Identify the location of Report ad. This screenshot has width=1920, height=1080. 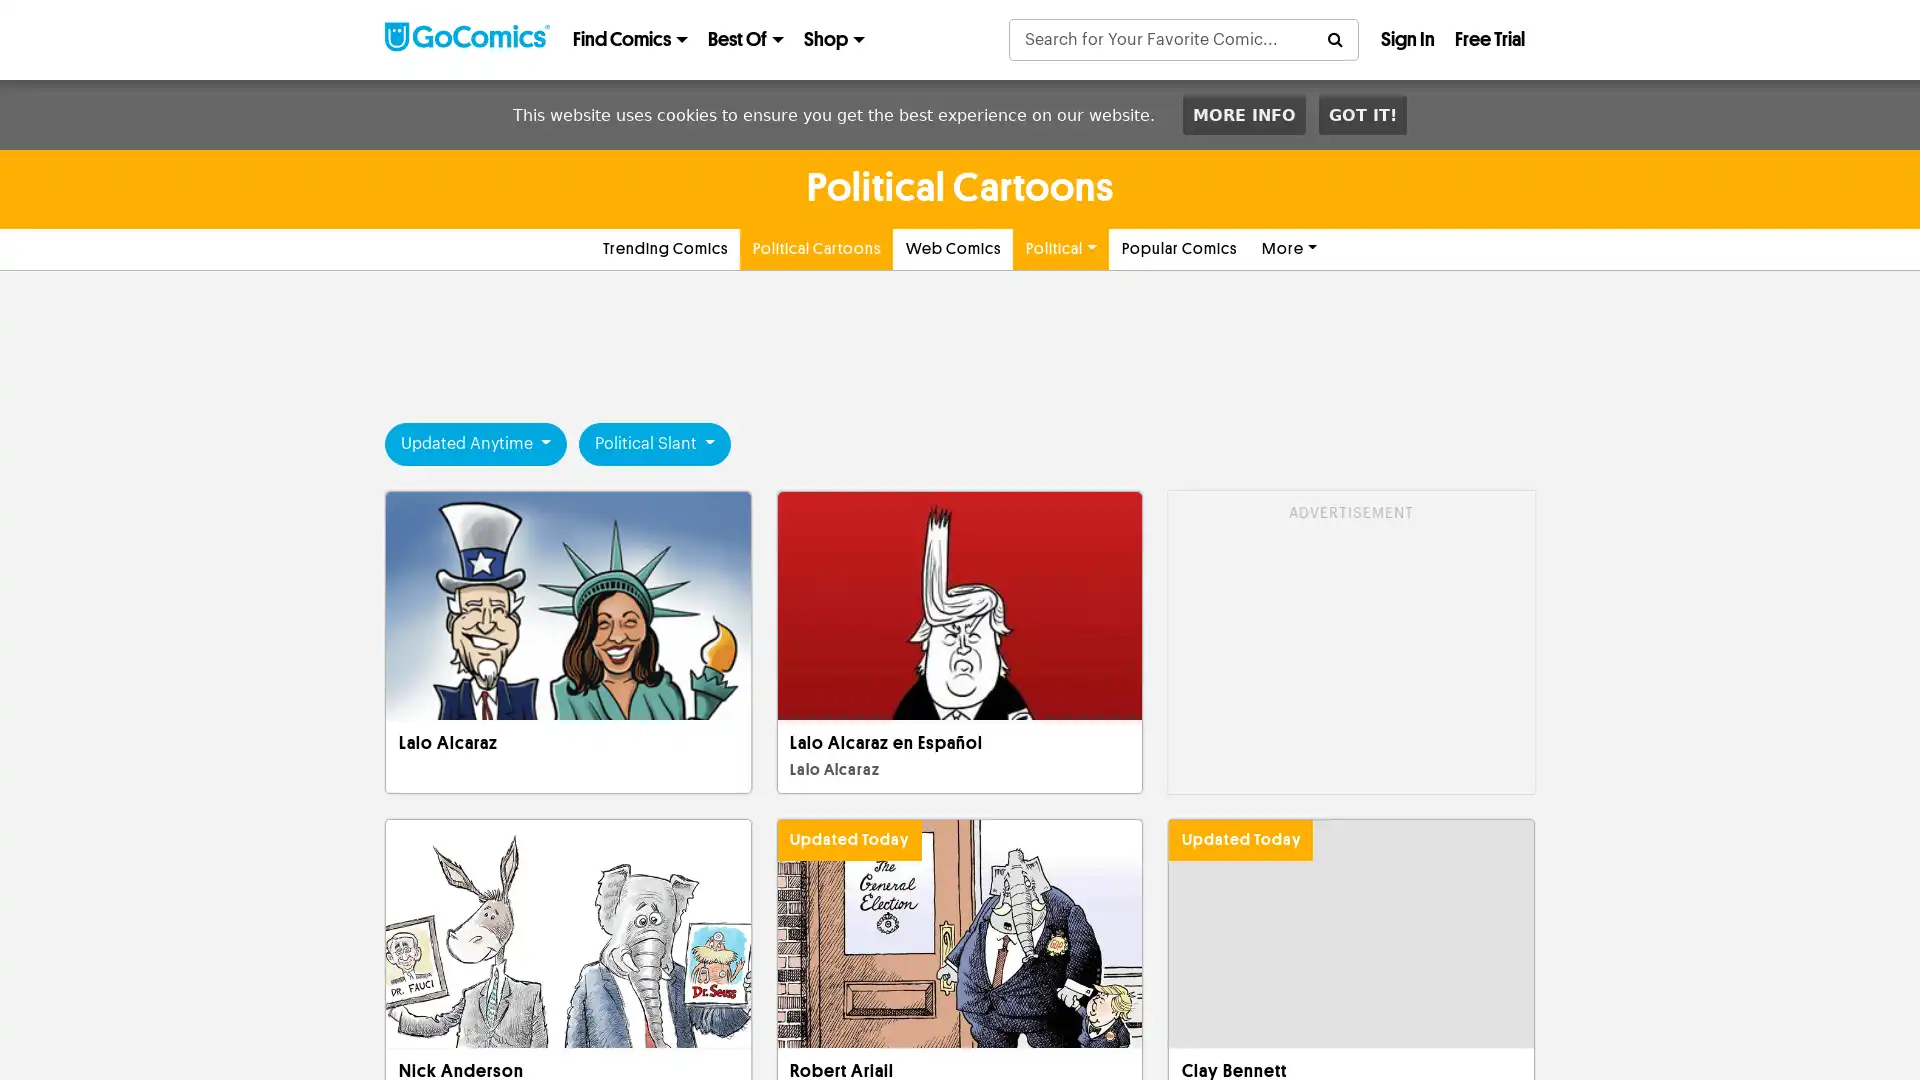
(1410, 557).